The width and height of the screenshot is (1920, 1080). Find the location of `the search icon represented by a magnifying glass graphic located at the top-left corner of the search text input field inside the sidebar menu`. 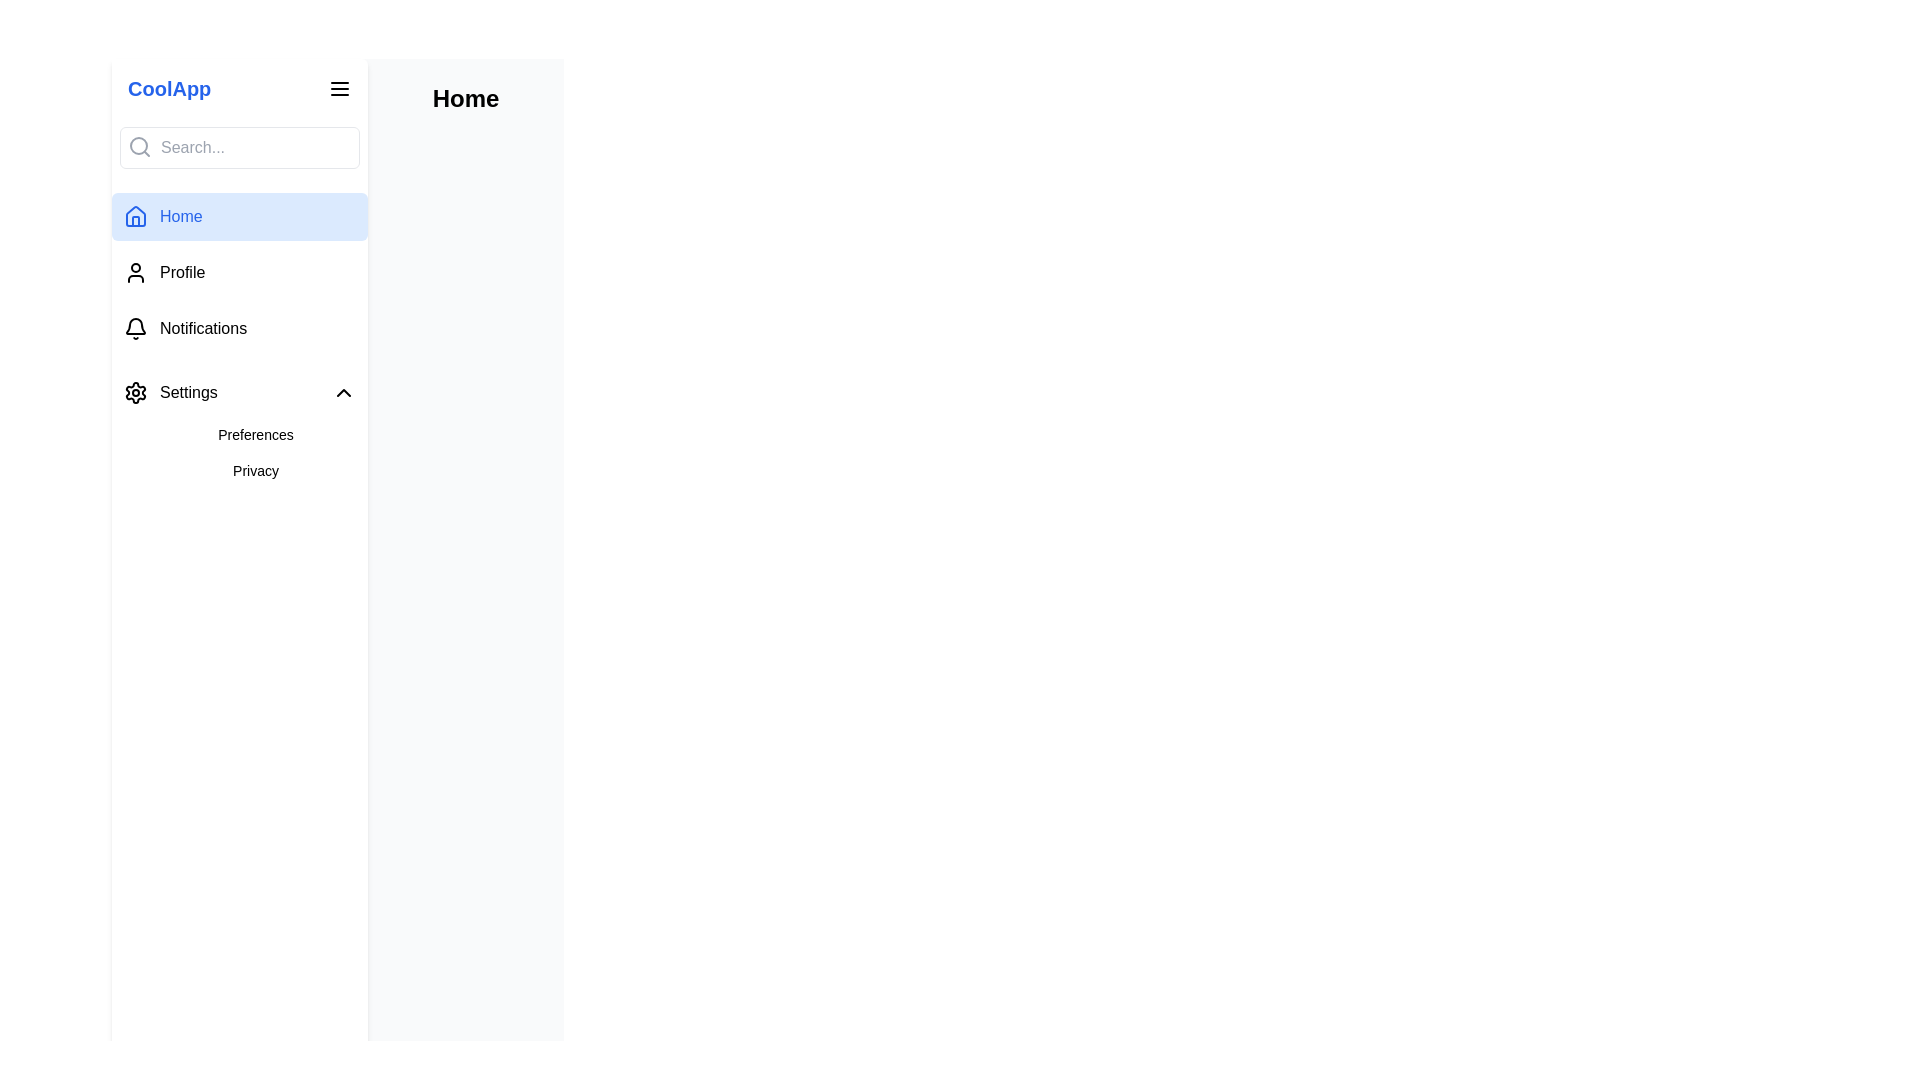

the search icon represented by a magnifying glass graphic located at the top-left corner of the search text input field inside the sidebar menu is located at coordinates (138, 145).